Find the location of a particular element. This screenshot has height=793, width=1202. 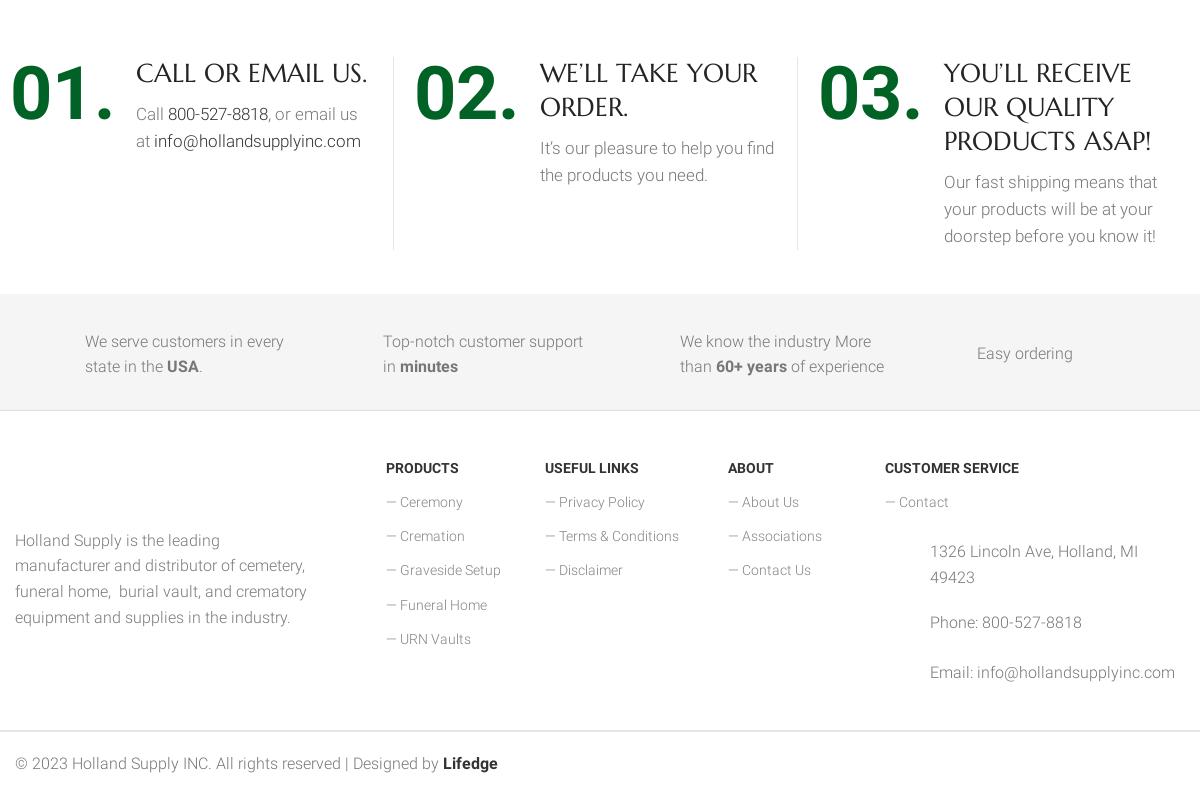

'You’ll receive our quality products ASAP!' is located at coordinates (943, 105).